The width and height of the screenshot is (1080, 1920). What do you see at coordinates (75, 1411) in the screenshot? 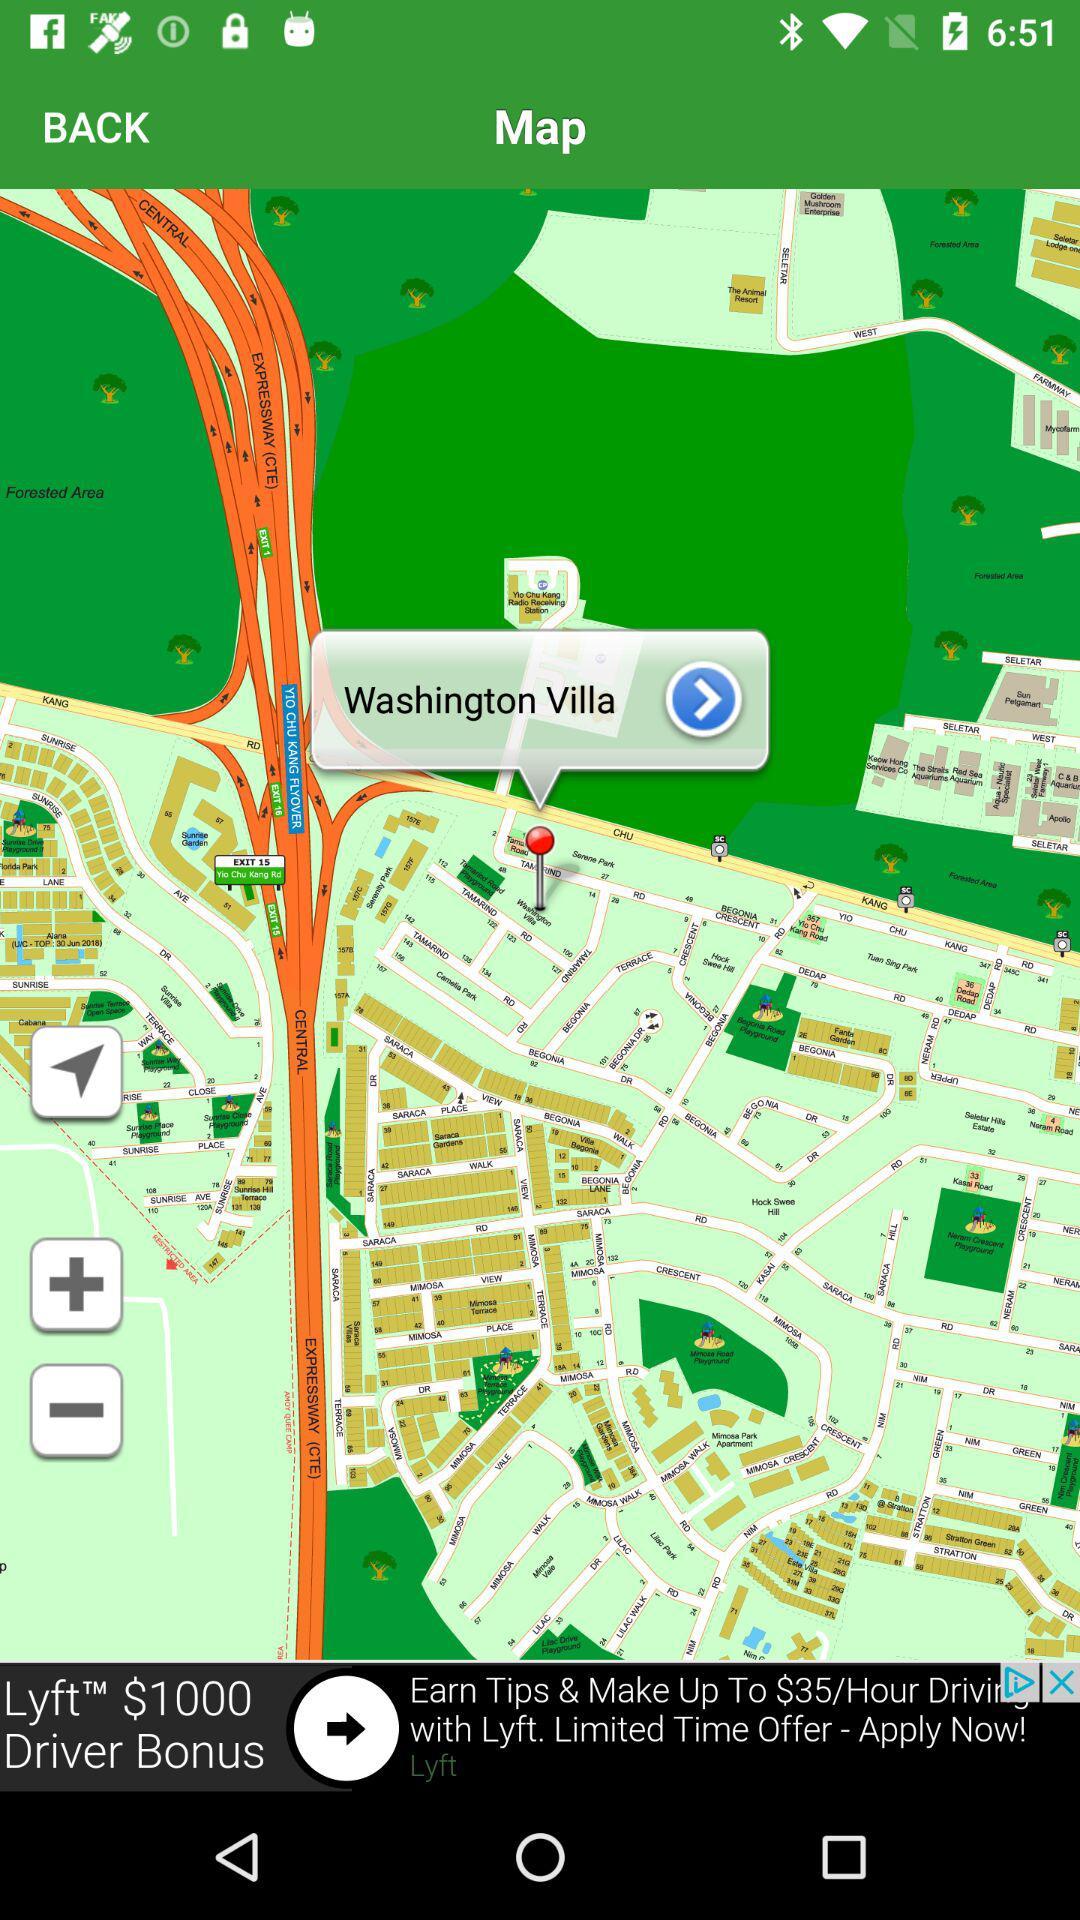
I see `less focus` at bounding box center [75, 1411].